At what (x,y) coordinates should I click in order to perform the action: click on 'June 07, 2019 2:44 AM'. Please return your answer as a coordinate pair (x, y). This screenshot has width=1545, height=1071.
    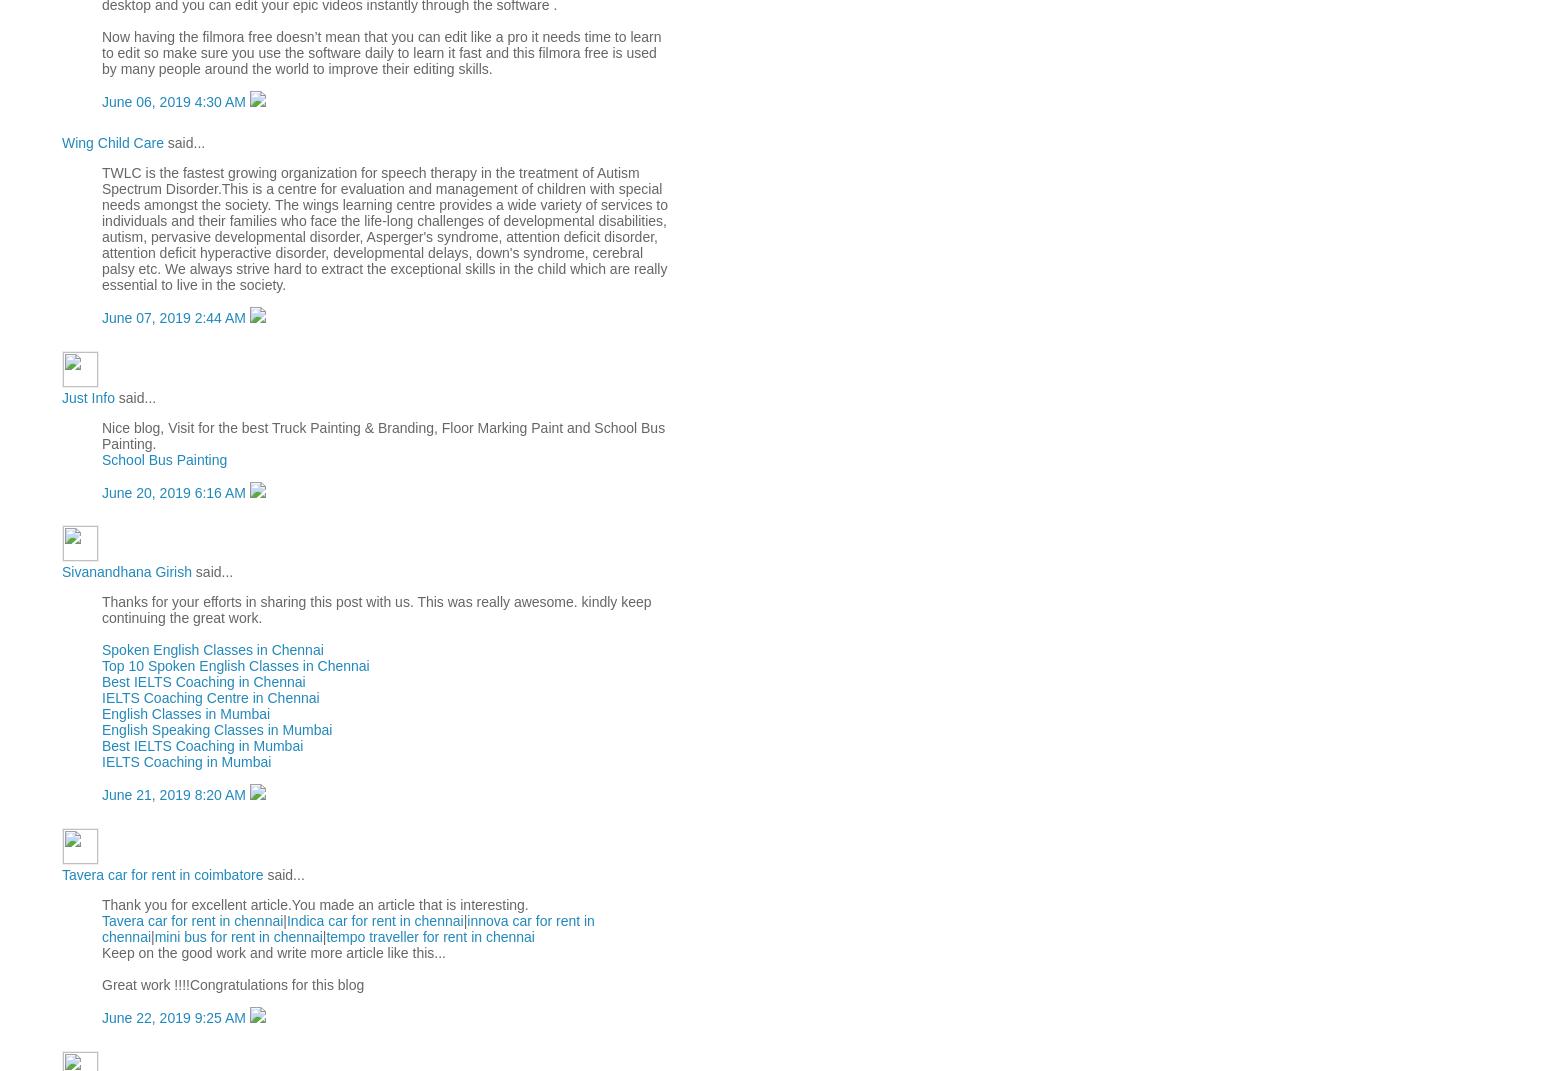
    Looking at the image, I should click on (100, 316).